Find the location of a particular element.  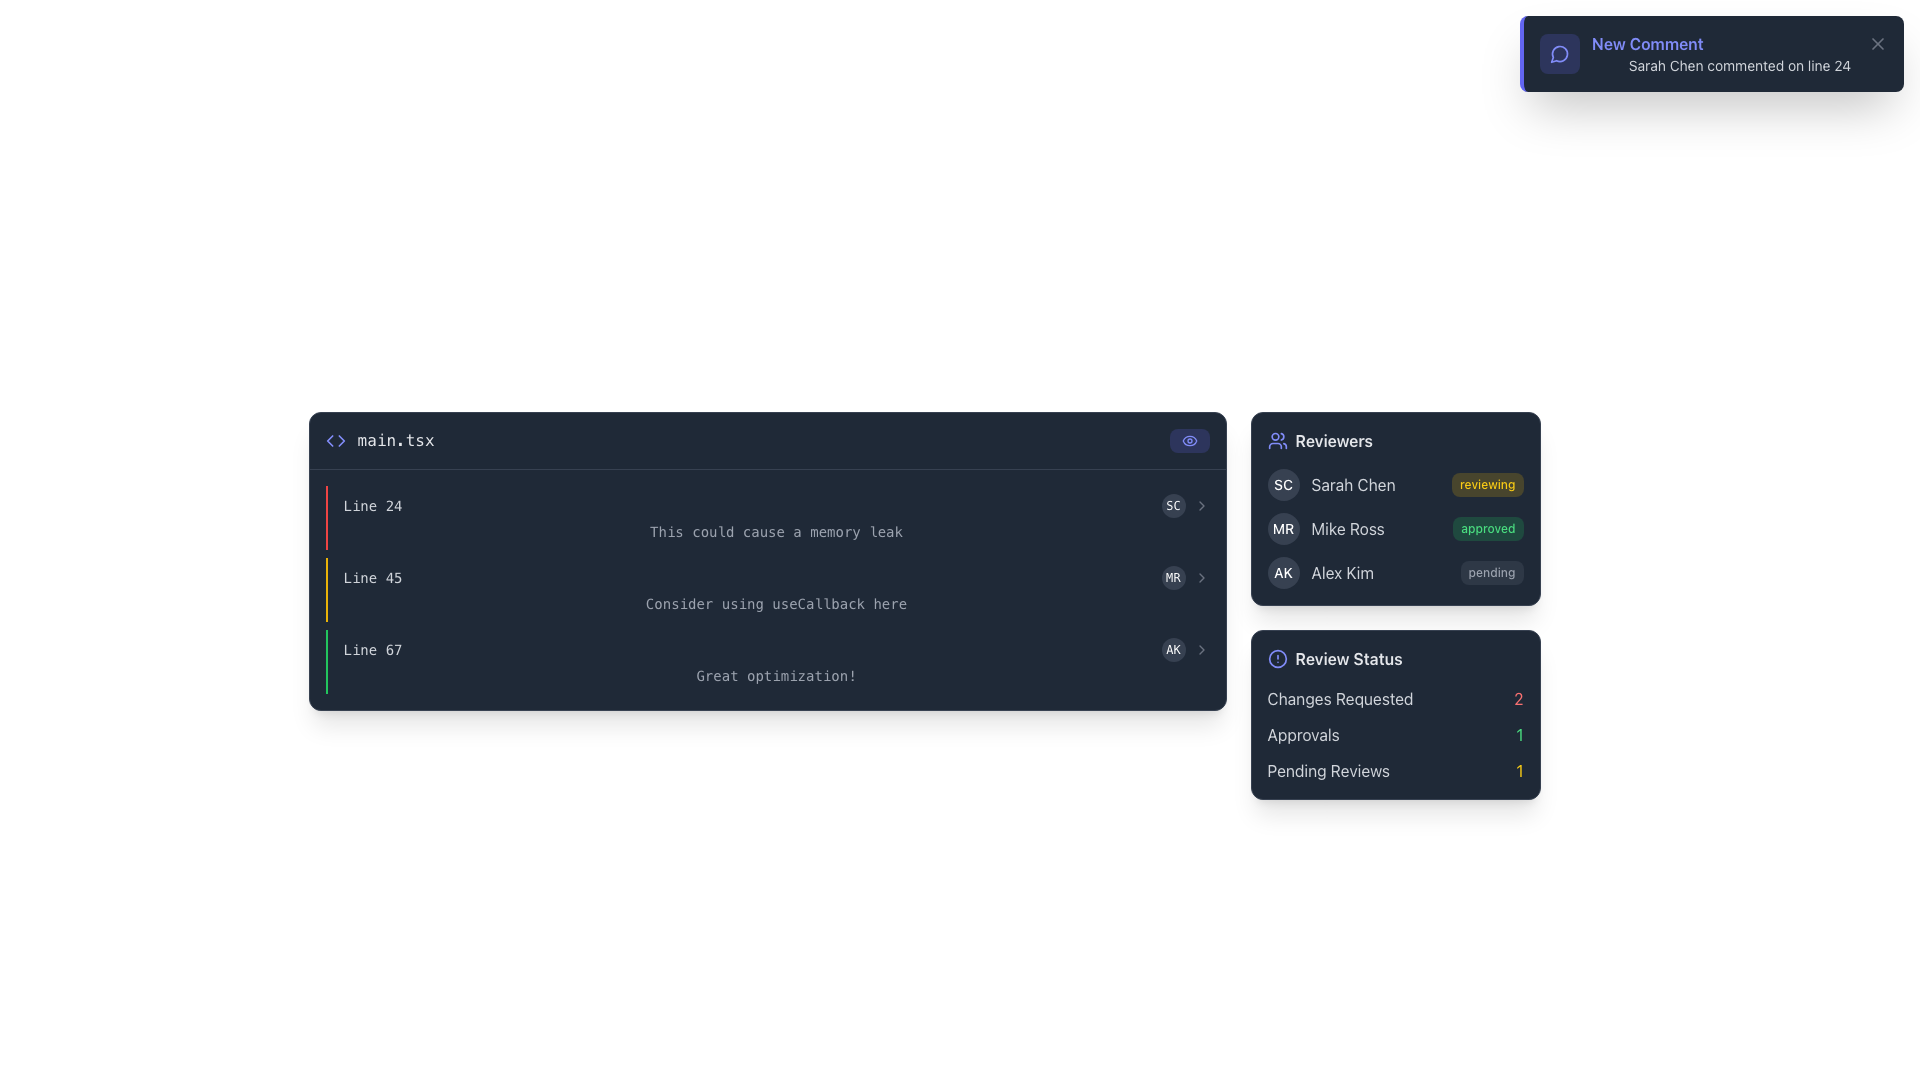

the label displaying the count of pending reviews in the 'Review Status' section, positioned to the right of the 'Pending Reviews' row is located at coordinates (1519, 770).